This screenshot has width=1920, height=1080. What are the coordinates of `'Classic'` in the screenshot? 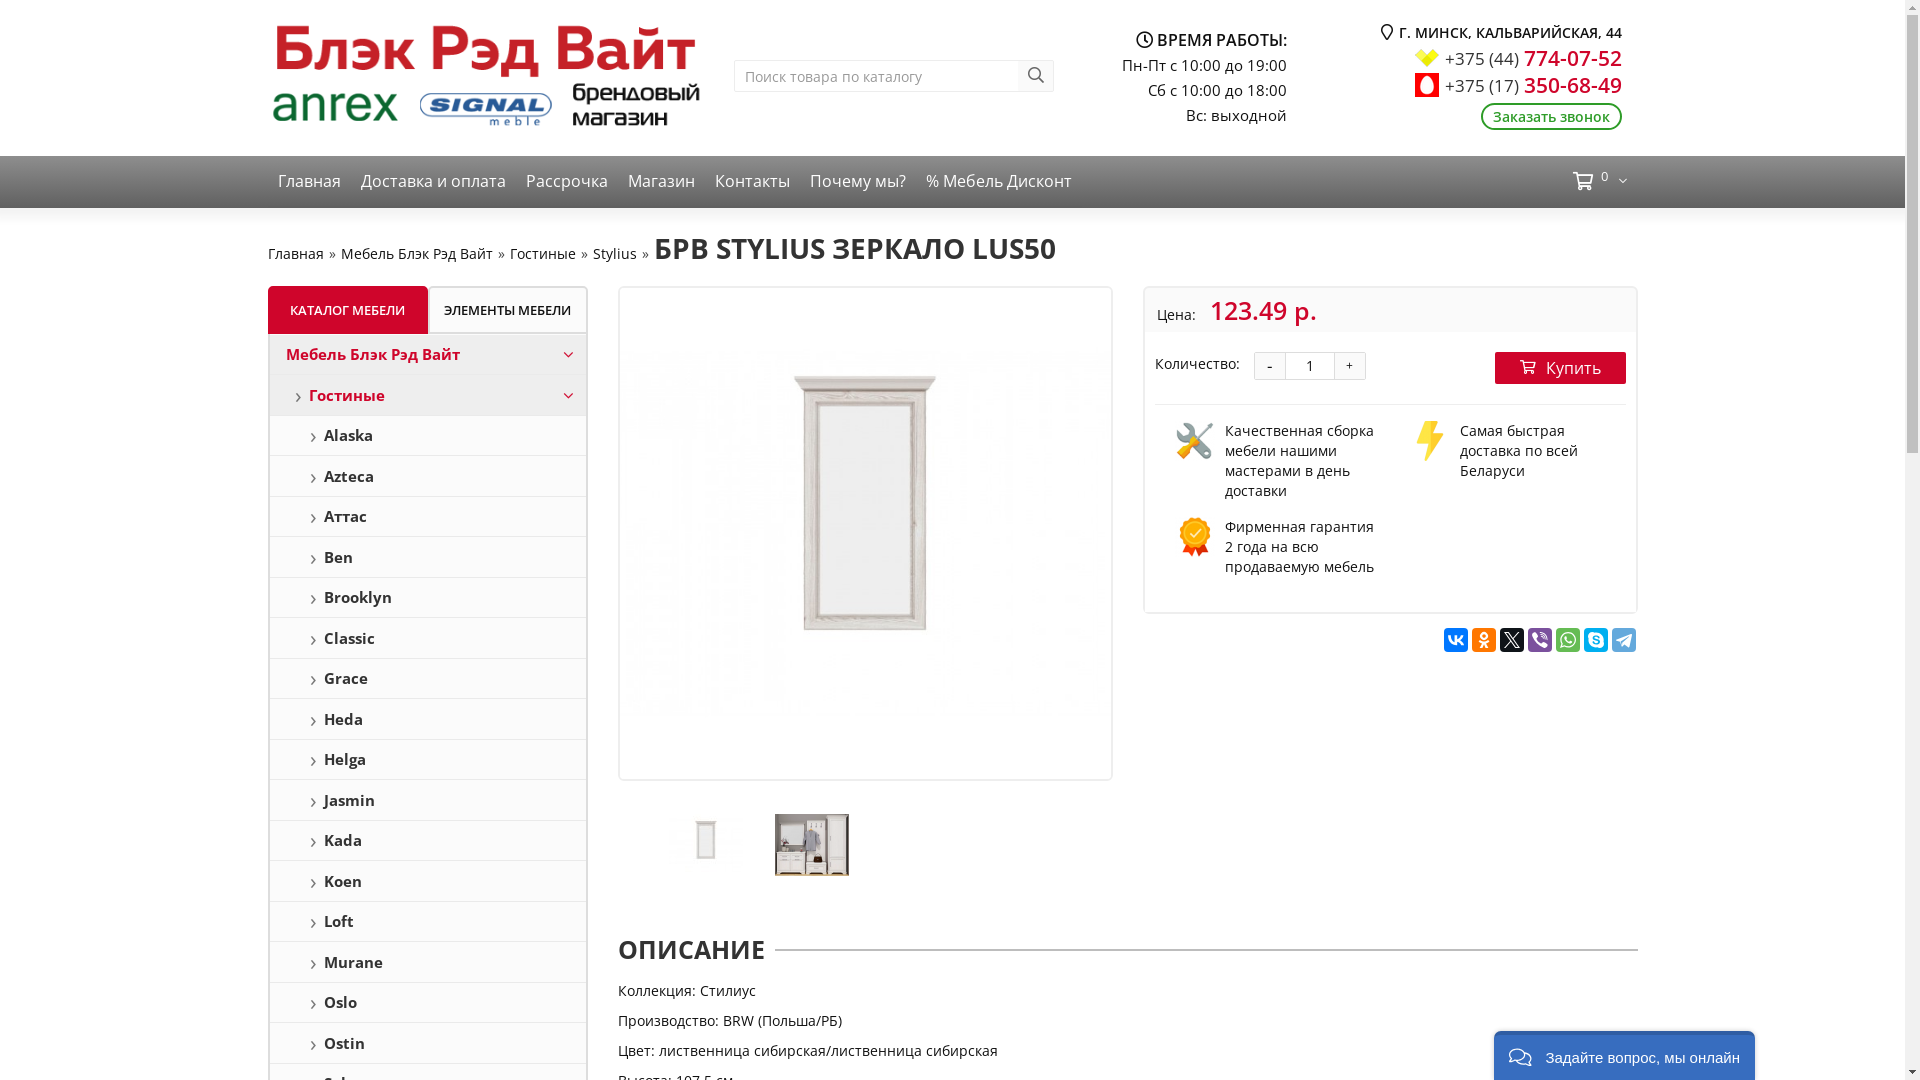 It's located at (426, 637).